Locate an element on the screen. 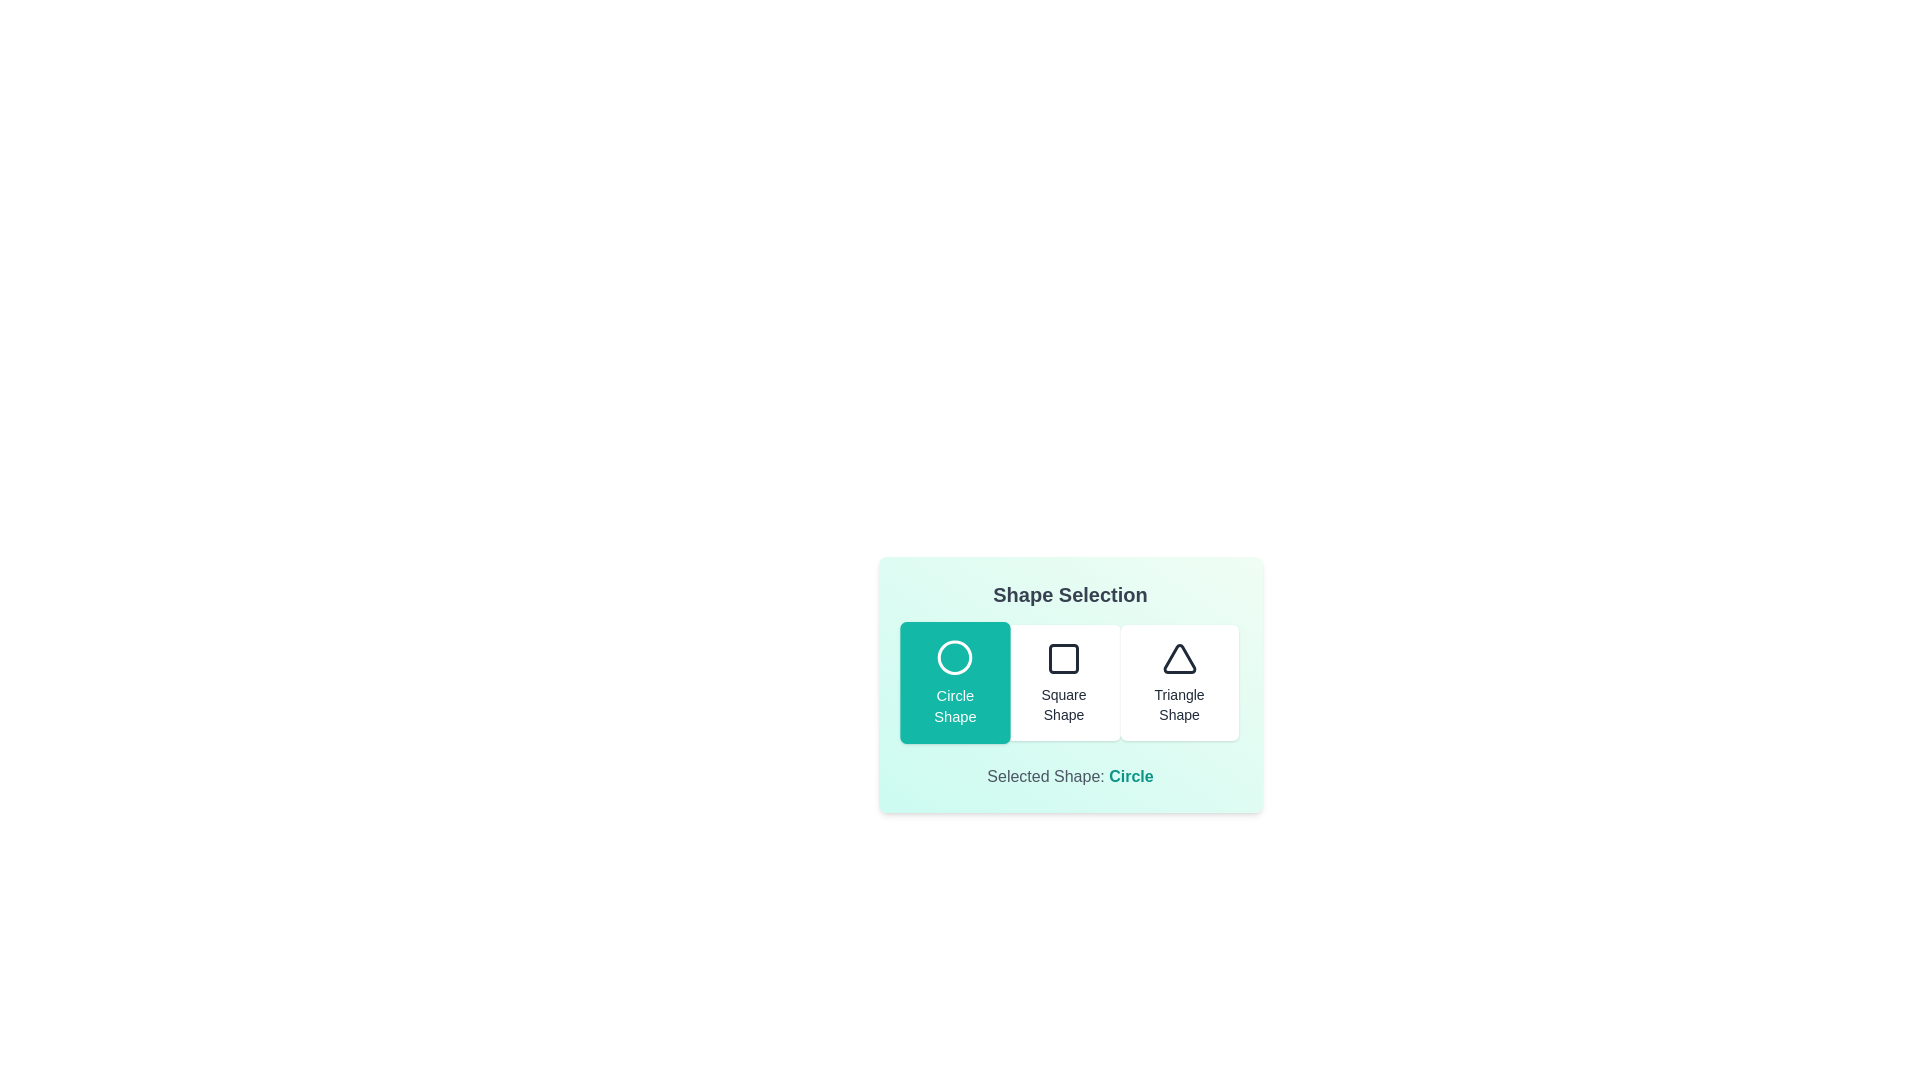 This screenshot has height=1080, width=1920. the triangle button to observe its hover effect is located at coordinates (1179, 681).